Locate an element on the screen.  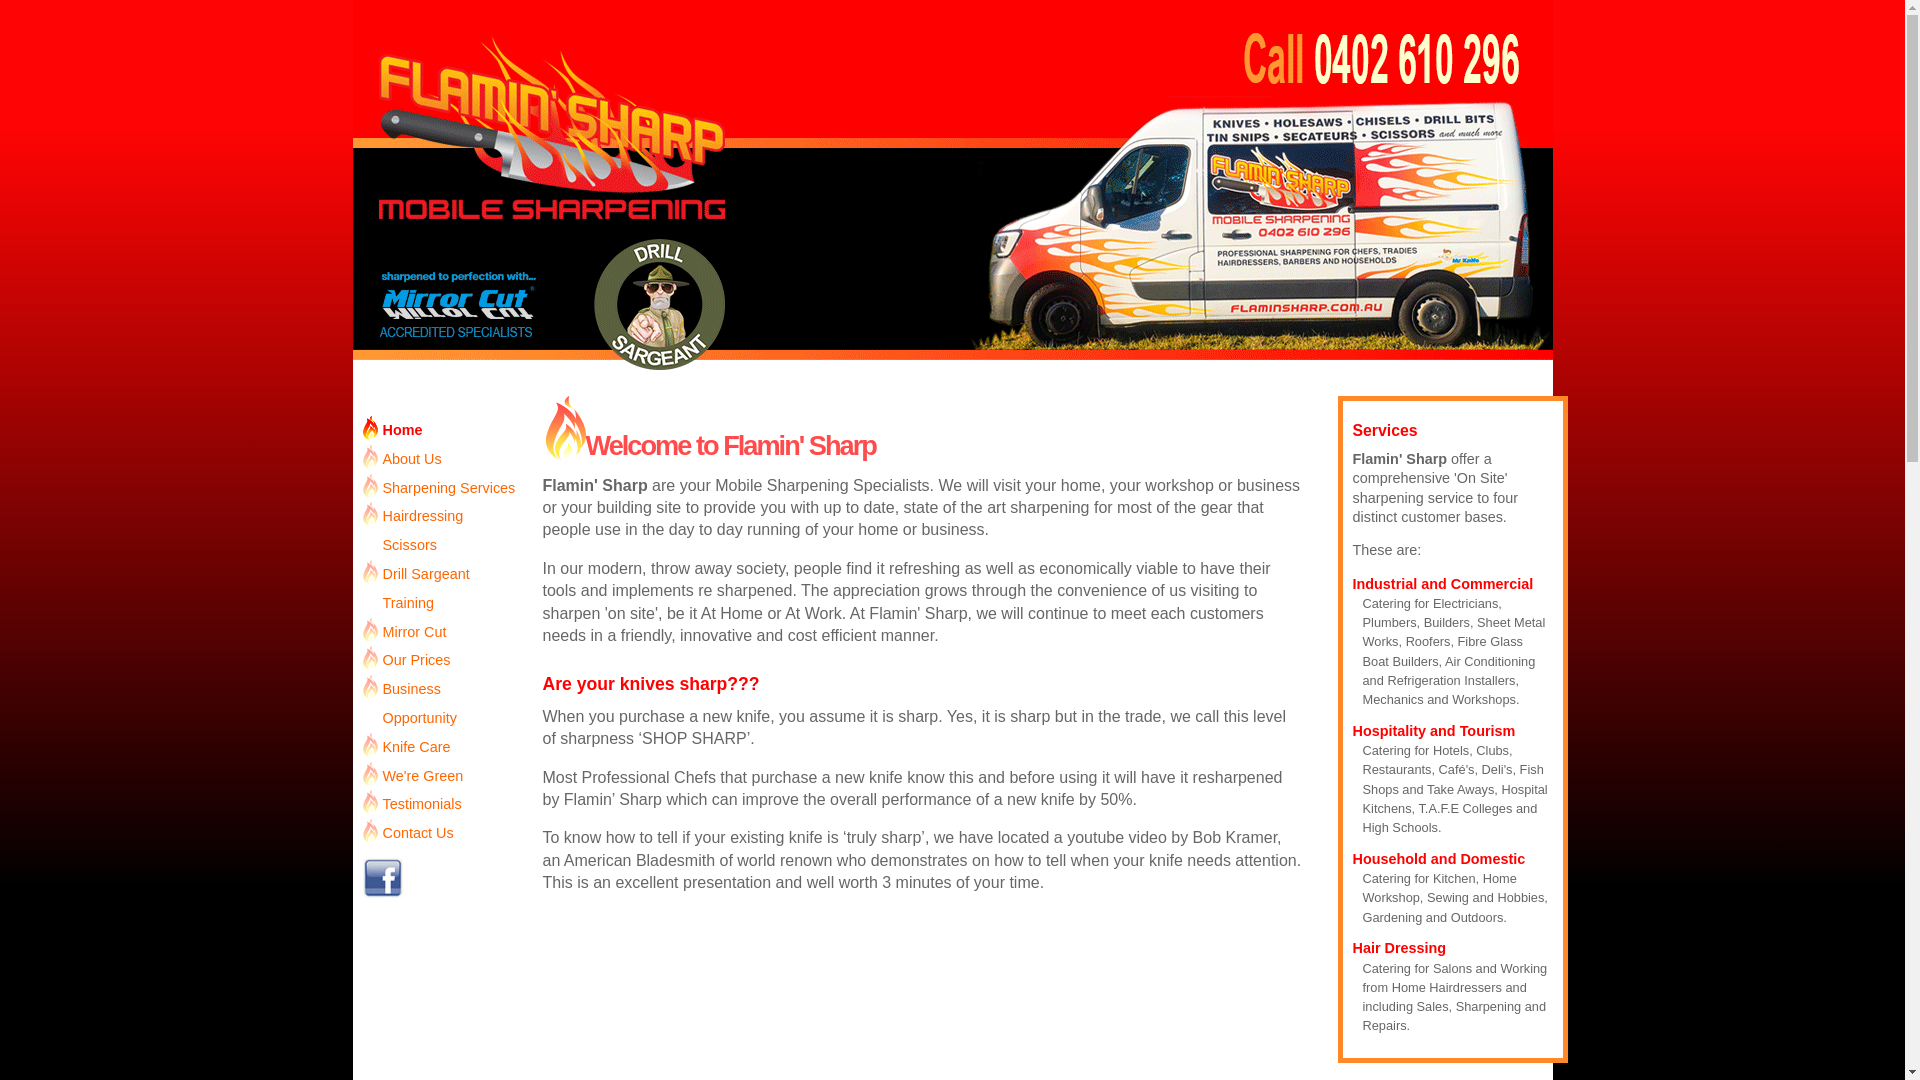
'Knife Care' is located at coordinates (438, 747).